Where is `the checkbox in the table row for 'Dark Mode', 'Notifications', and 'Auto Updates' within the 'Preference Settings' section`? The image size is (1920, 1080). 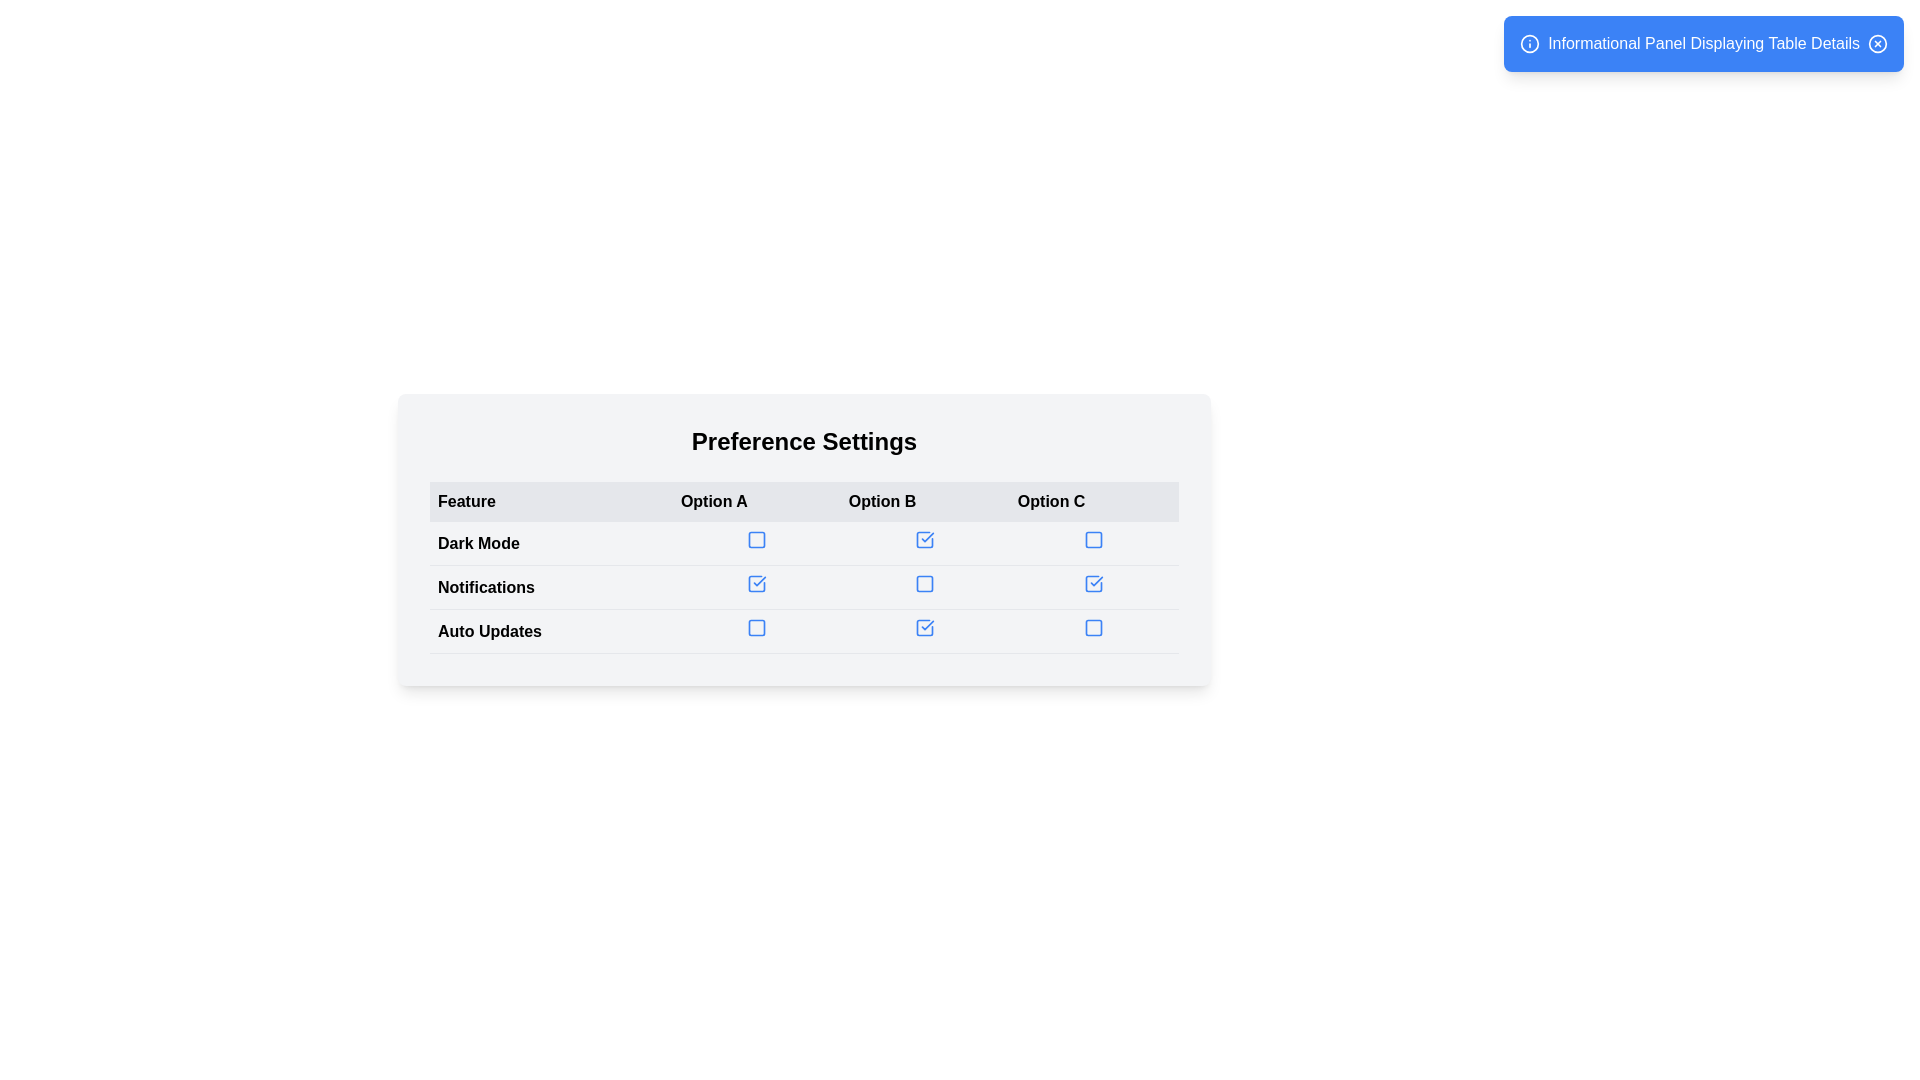
the checkbox in the table row for 'Dark Mode', 'Notifications', and 'Auto Updates' within the 'Preference Settings' section is located at coordinates (804, 586).